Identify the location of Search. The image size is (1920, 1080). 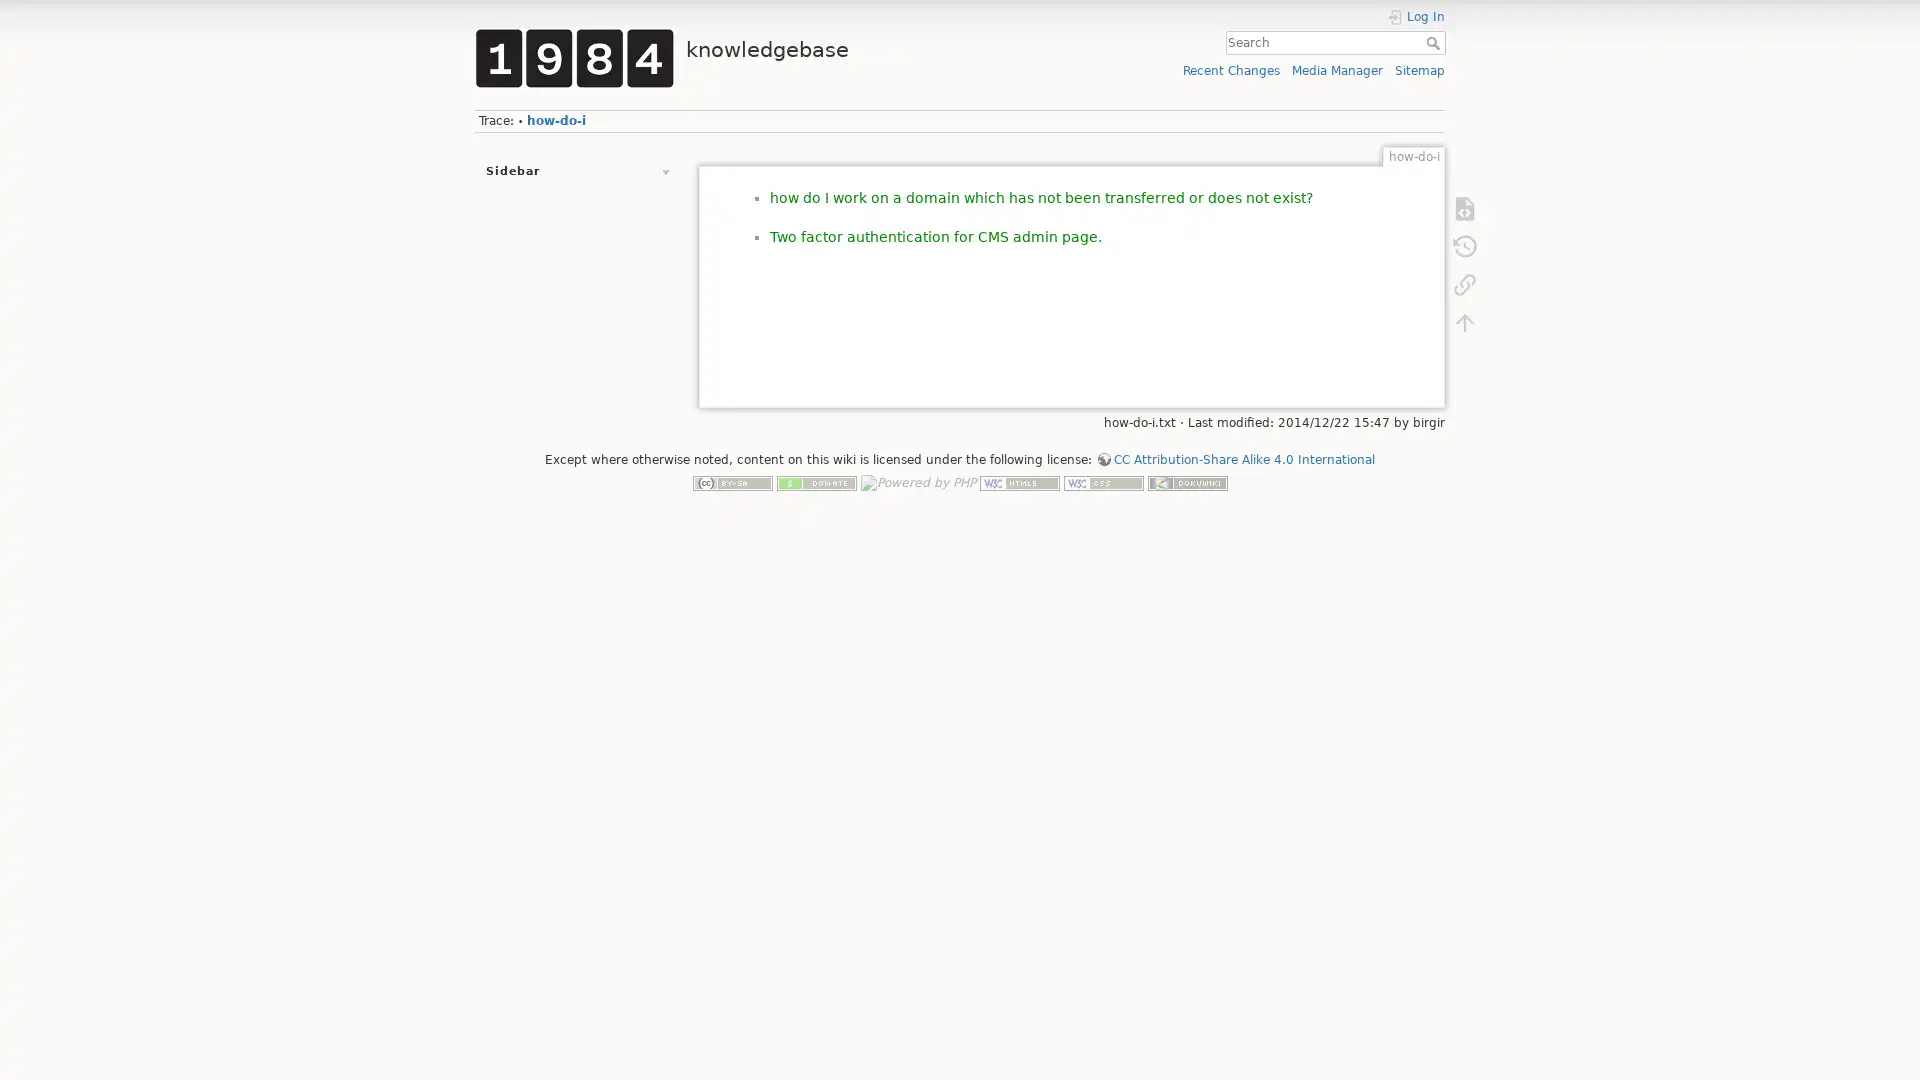
(1434, 42).